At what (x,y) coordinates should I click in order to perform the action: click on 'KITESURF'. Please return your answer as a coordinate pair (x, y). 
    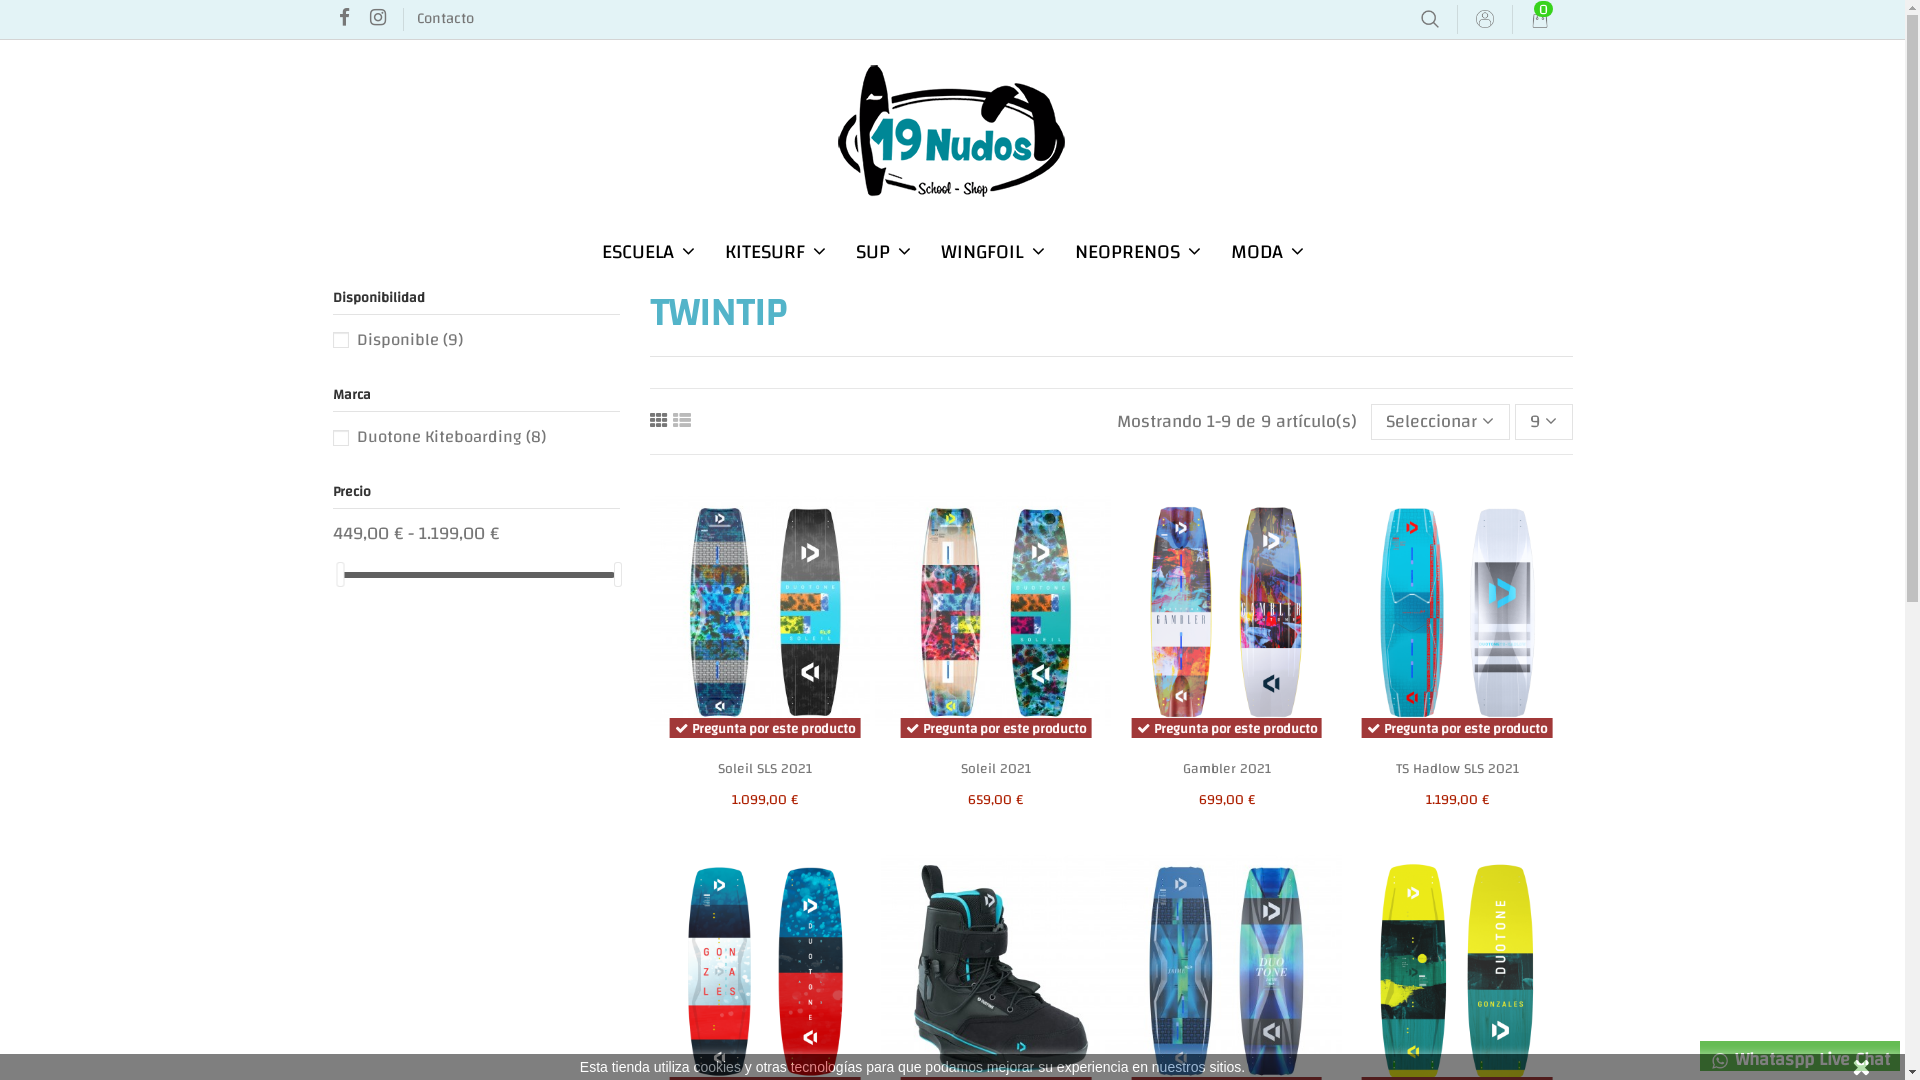
    Looking at the image, I should click on (710, 251).